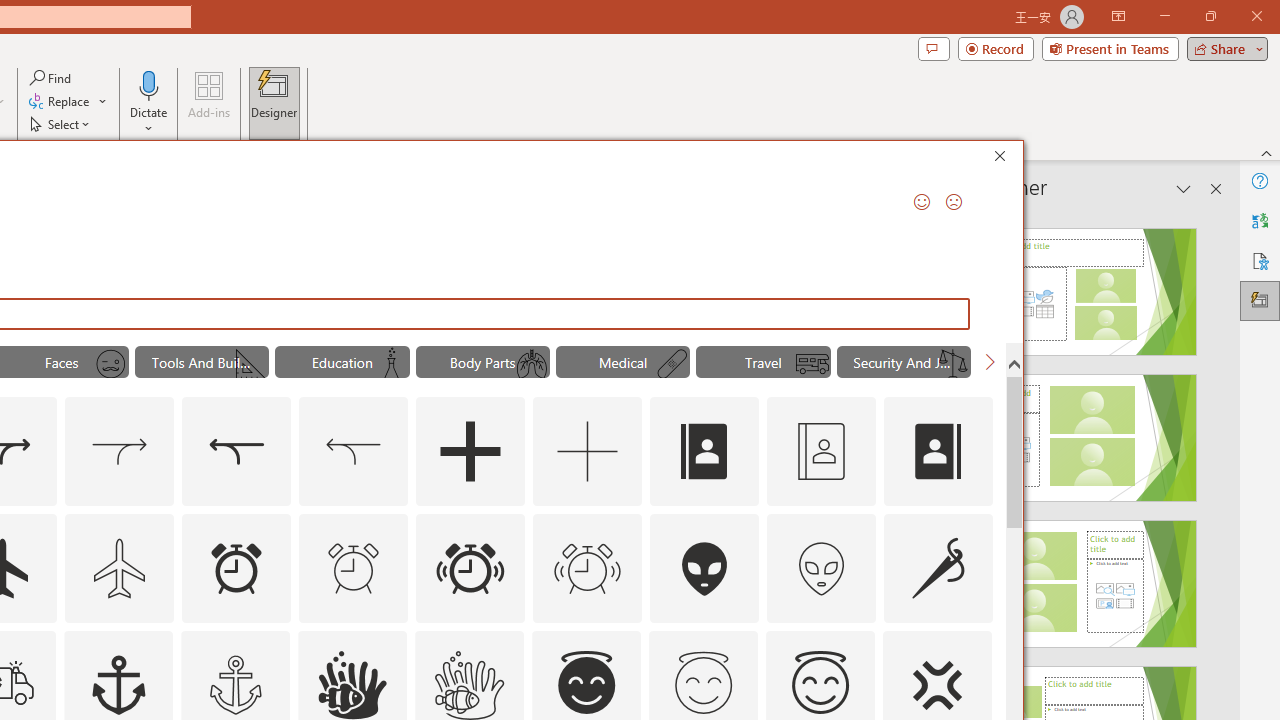 This screenshot has height=720, width=1280. What do you see at coordinates (762, 362) in the screenshot?
I see `'"Travel" Icons.'` at bounding box center [762, 362].